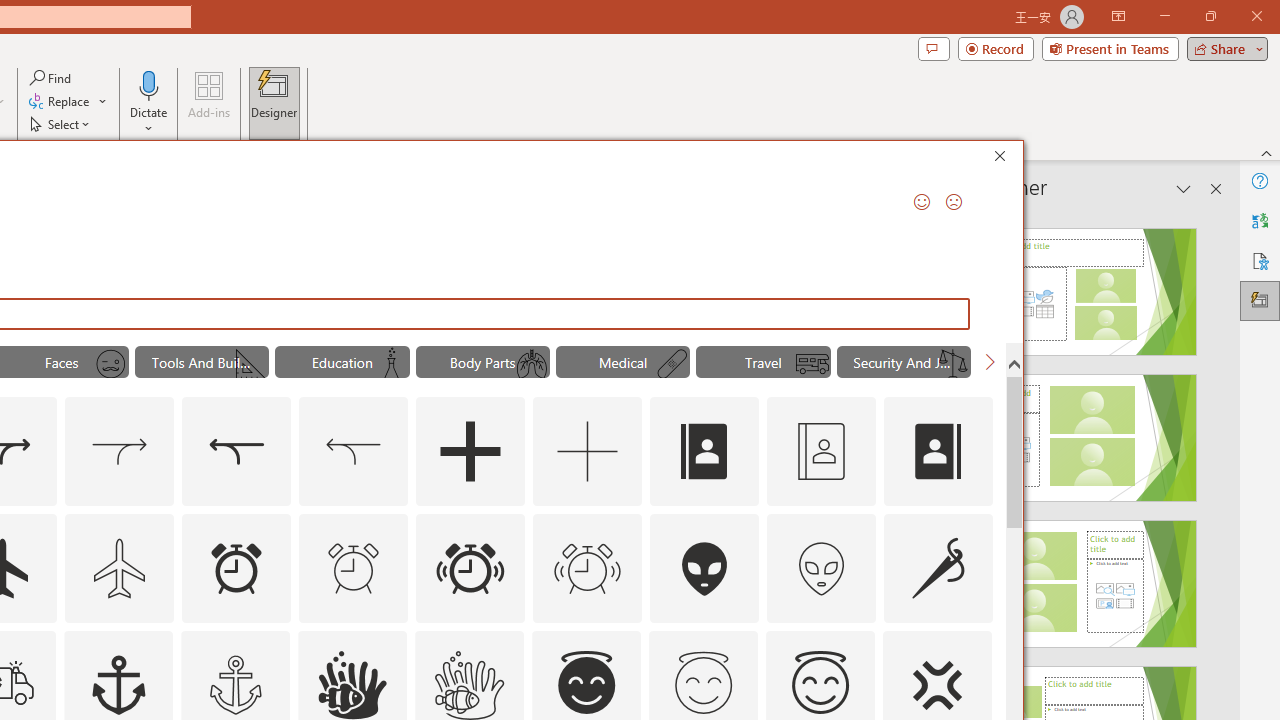 This screenshot has height=720, width=1280. What do you see at coordinates (762, 362) in the screenshot?
I see `'"Travel" Icons.'` at bounding box center [762, 362].